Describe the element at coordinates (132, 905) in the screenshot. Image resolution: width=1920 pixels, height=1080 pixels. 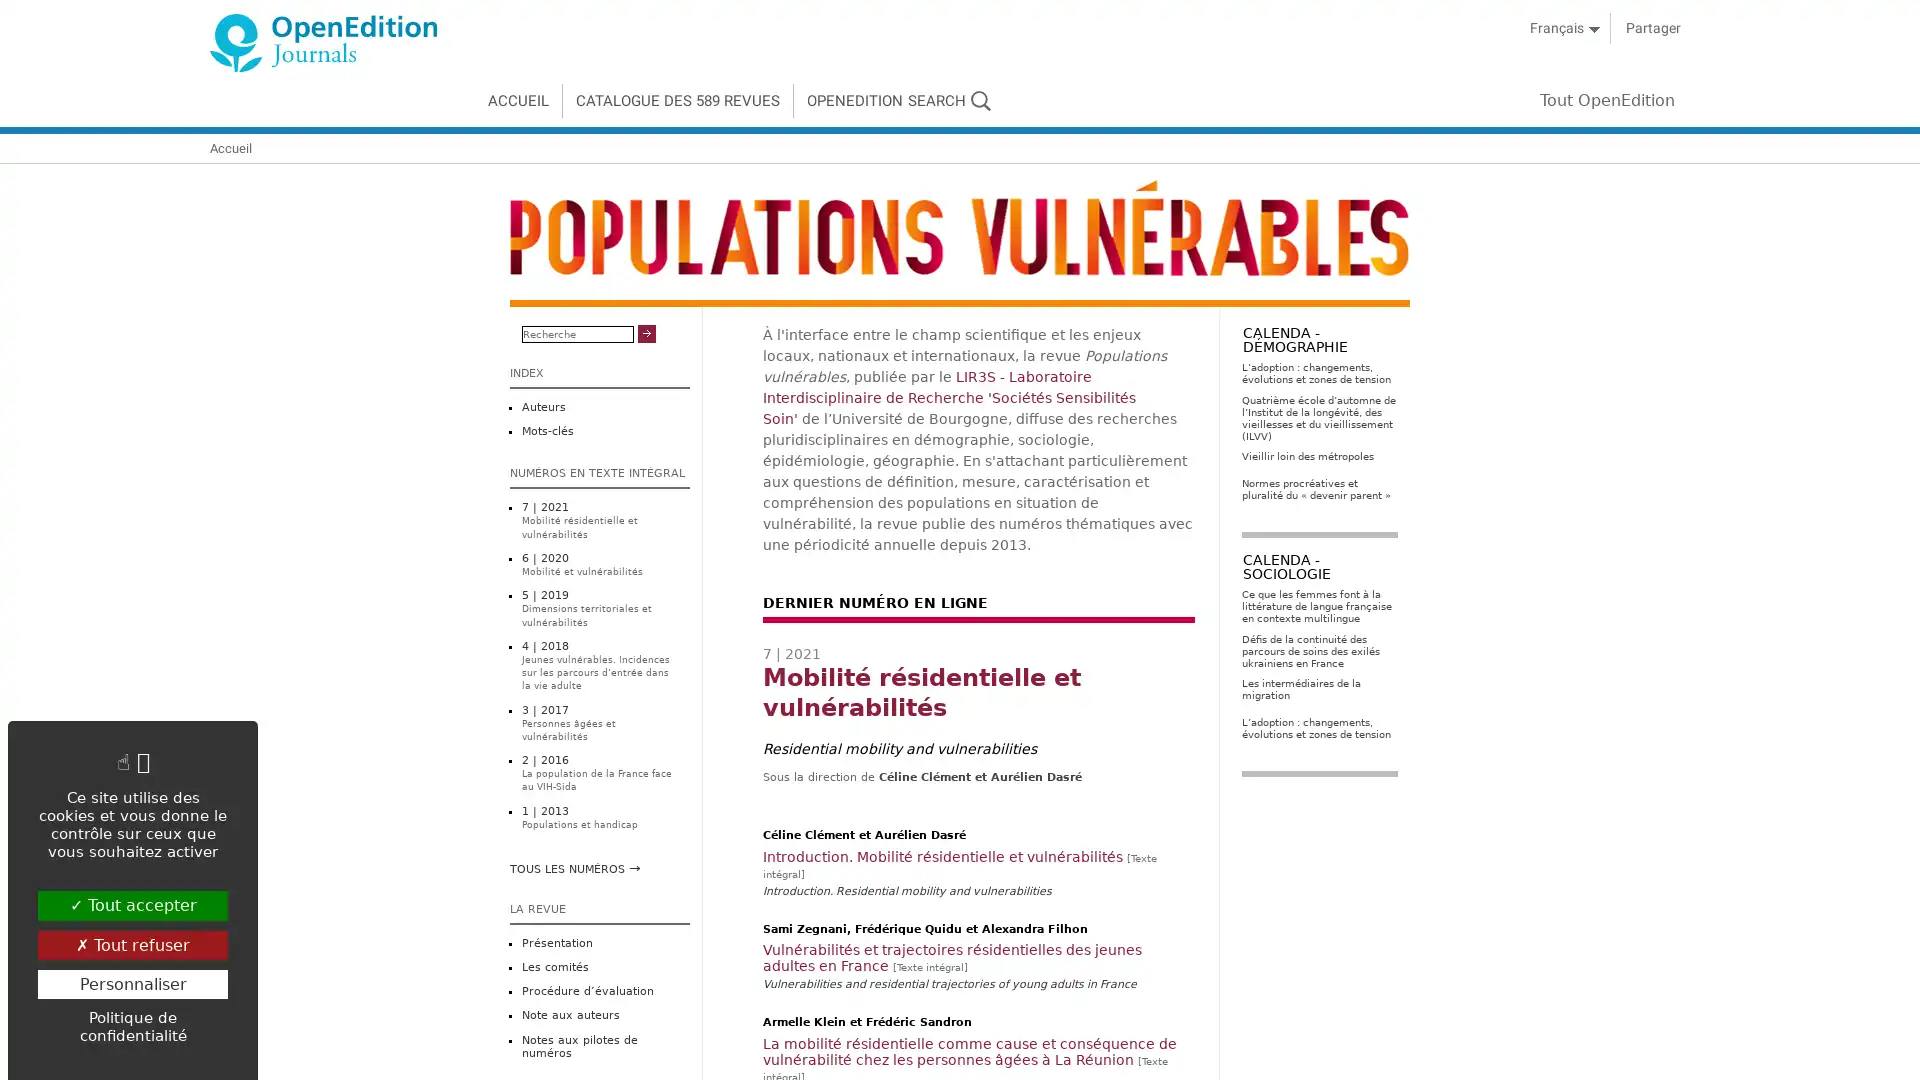
I see `Tout accepter` at that location.